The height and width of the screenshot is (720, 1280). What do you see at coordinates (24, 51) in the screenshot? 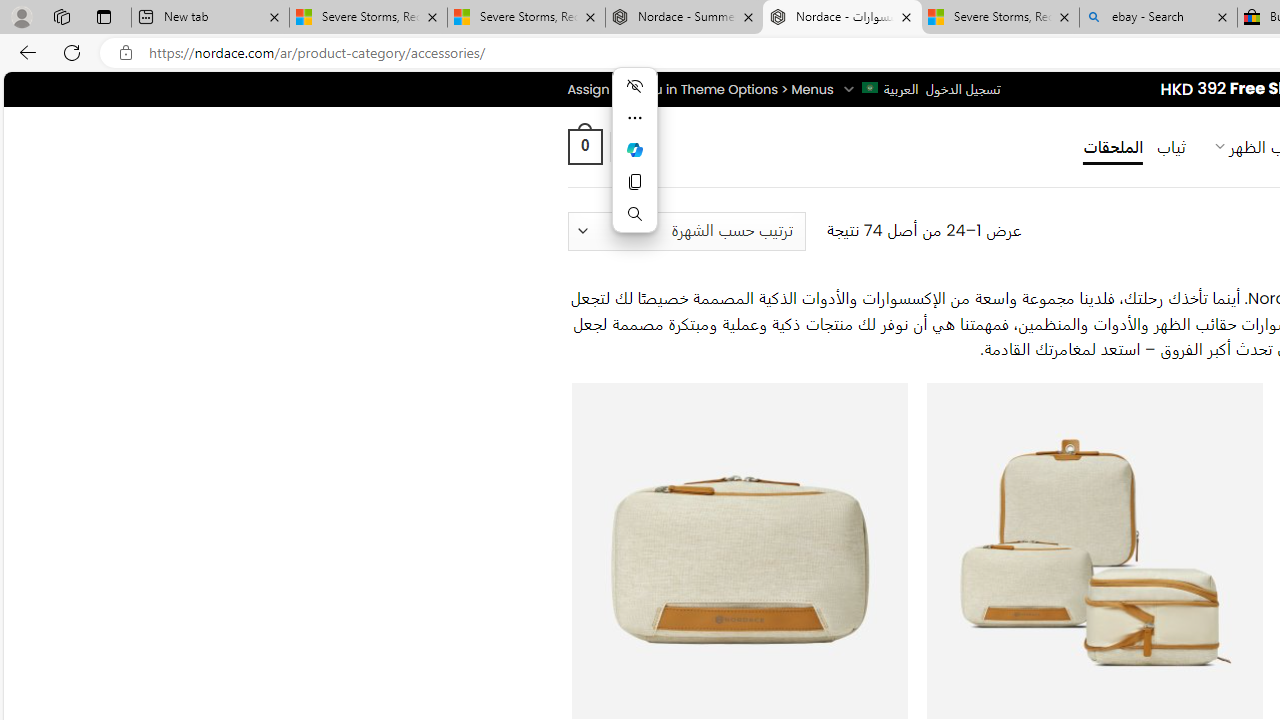
I see `'Back'` at bounding box center [24, 51].